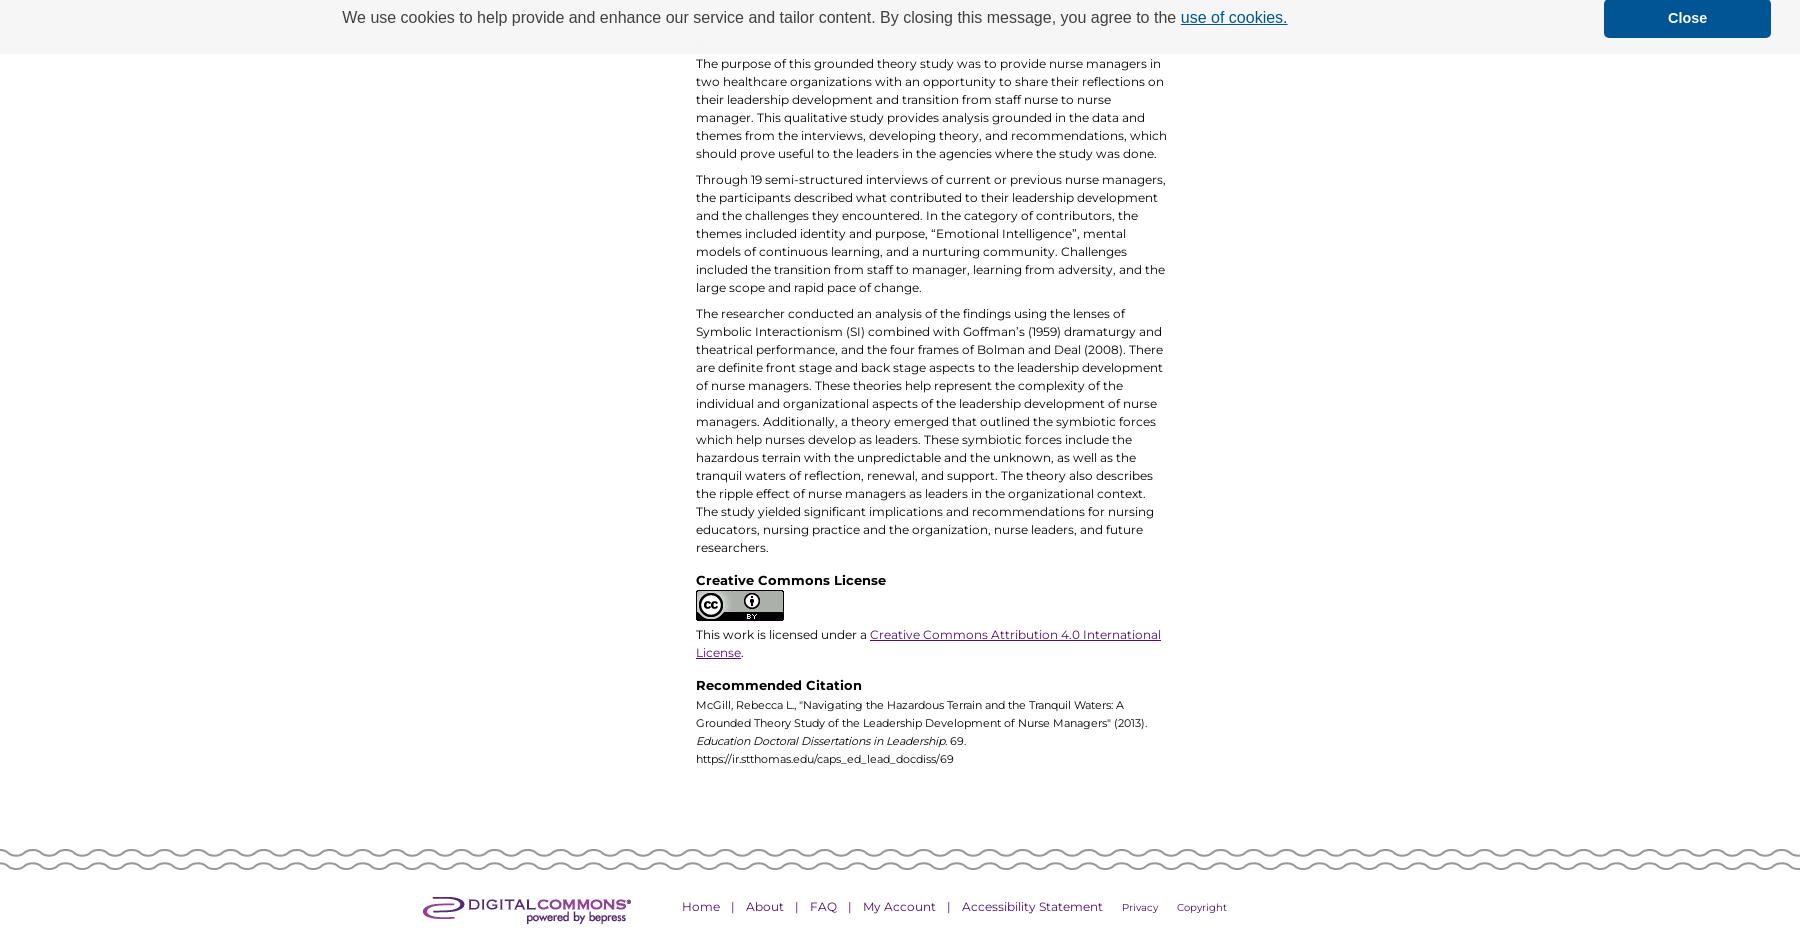 The image size is (1800, 946). What do you see at coordinates (1667, 17) in the screenshot?
I see `'Close'` at bounding box center [1667, 17].